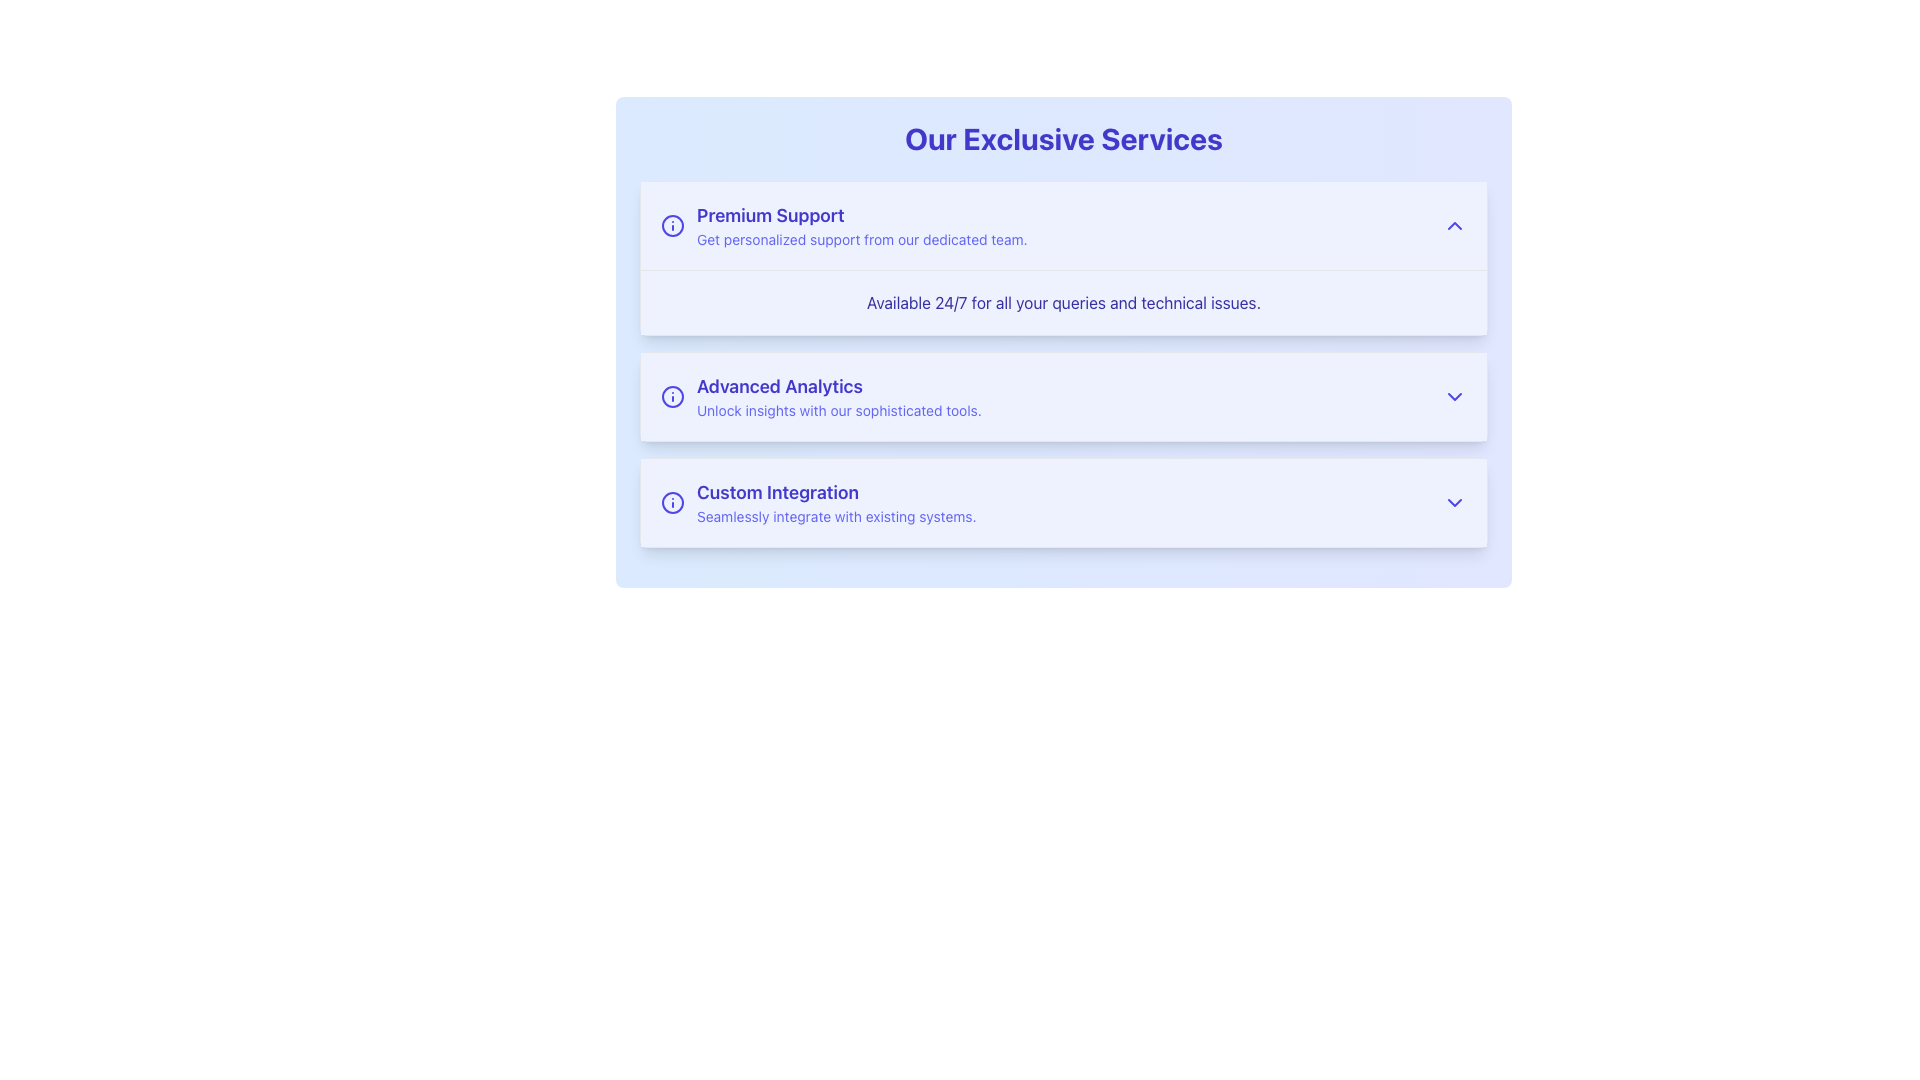 The image size is (1920, 1080). Describe the element at coordinates (844, 225) in the screenshot. I see `the 'Premium Support' section that features a bold indigo title and an information icon, indicating selection of this section` at that location.